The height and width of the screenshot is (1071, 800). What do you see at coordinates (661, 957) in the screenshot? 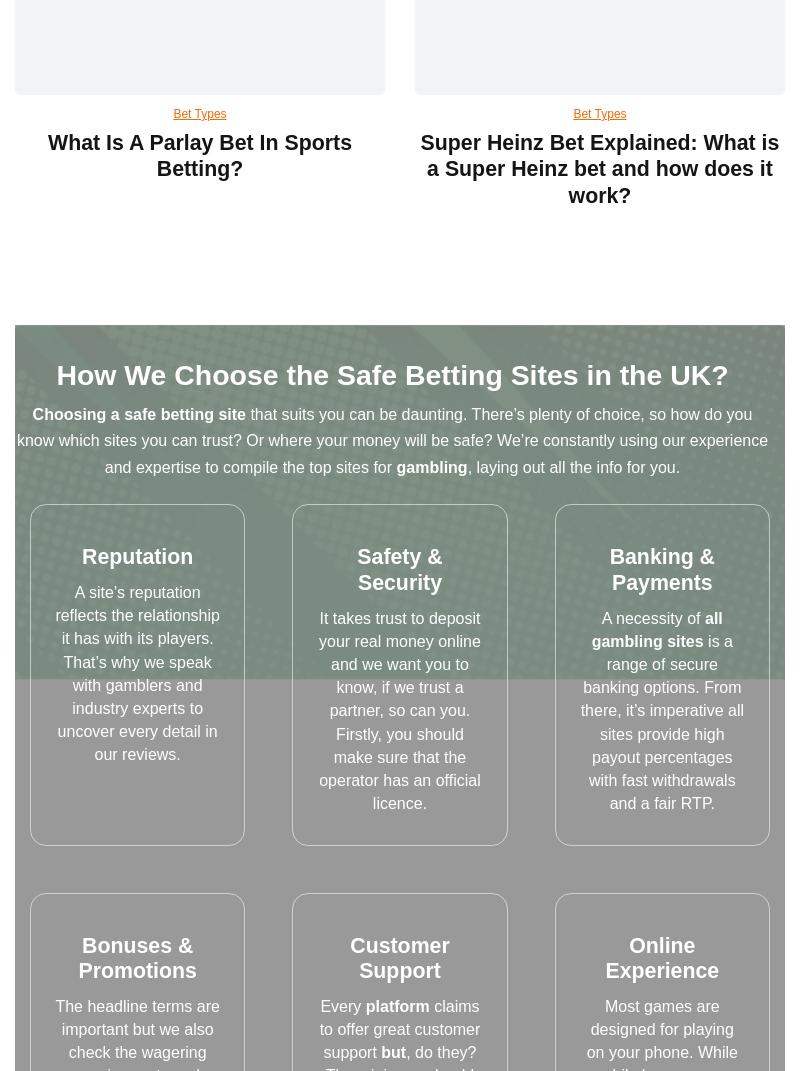
I see `'Online Experience'` at bounding box center [661, 957].